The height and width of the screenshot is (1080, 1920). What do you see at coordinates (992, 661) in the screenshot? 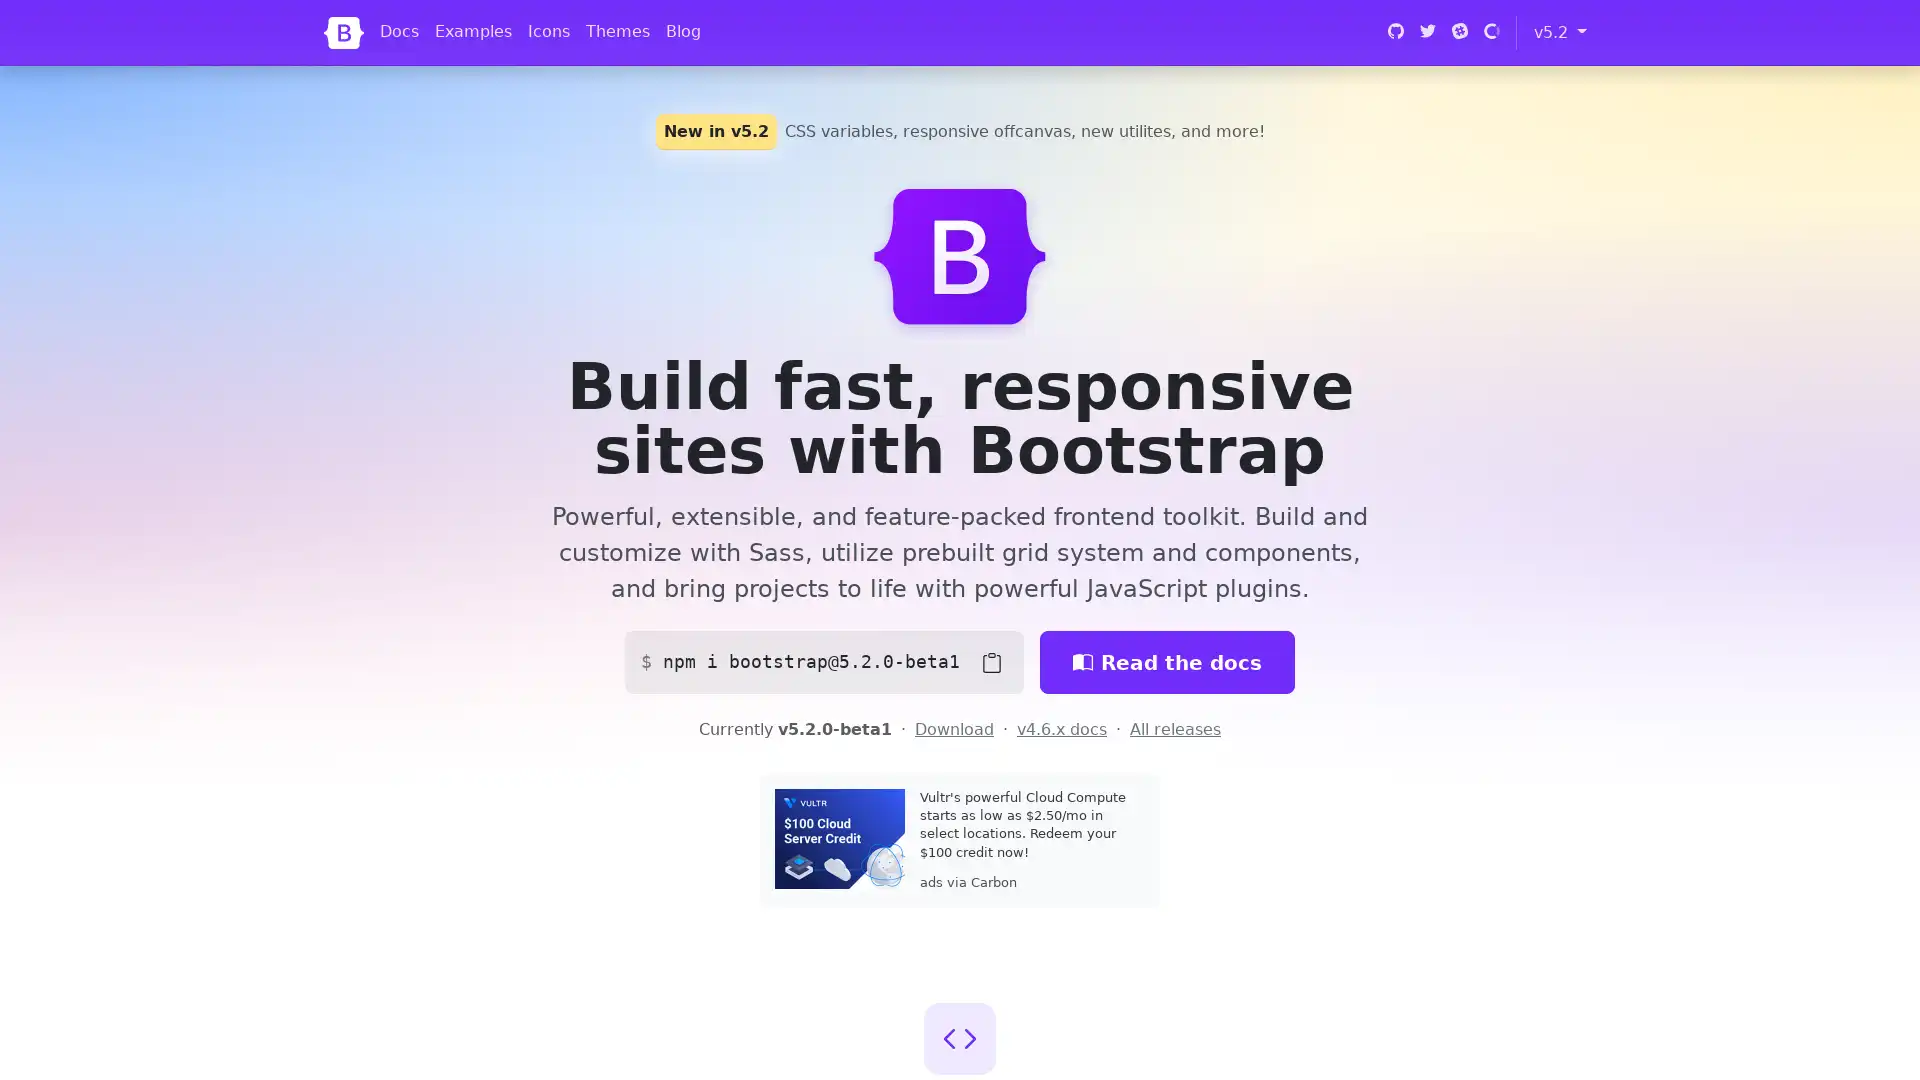
I see `Copy` at bounding box center [992, 661].